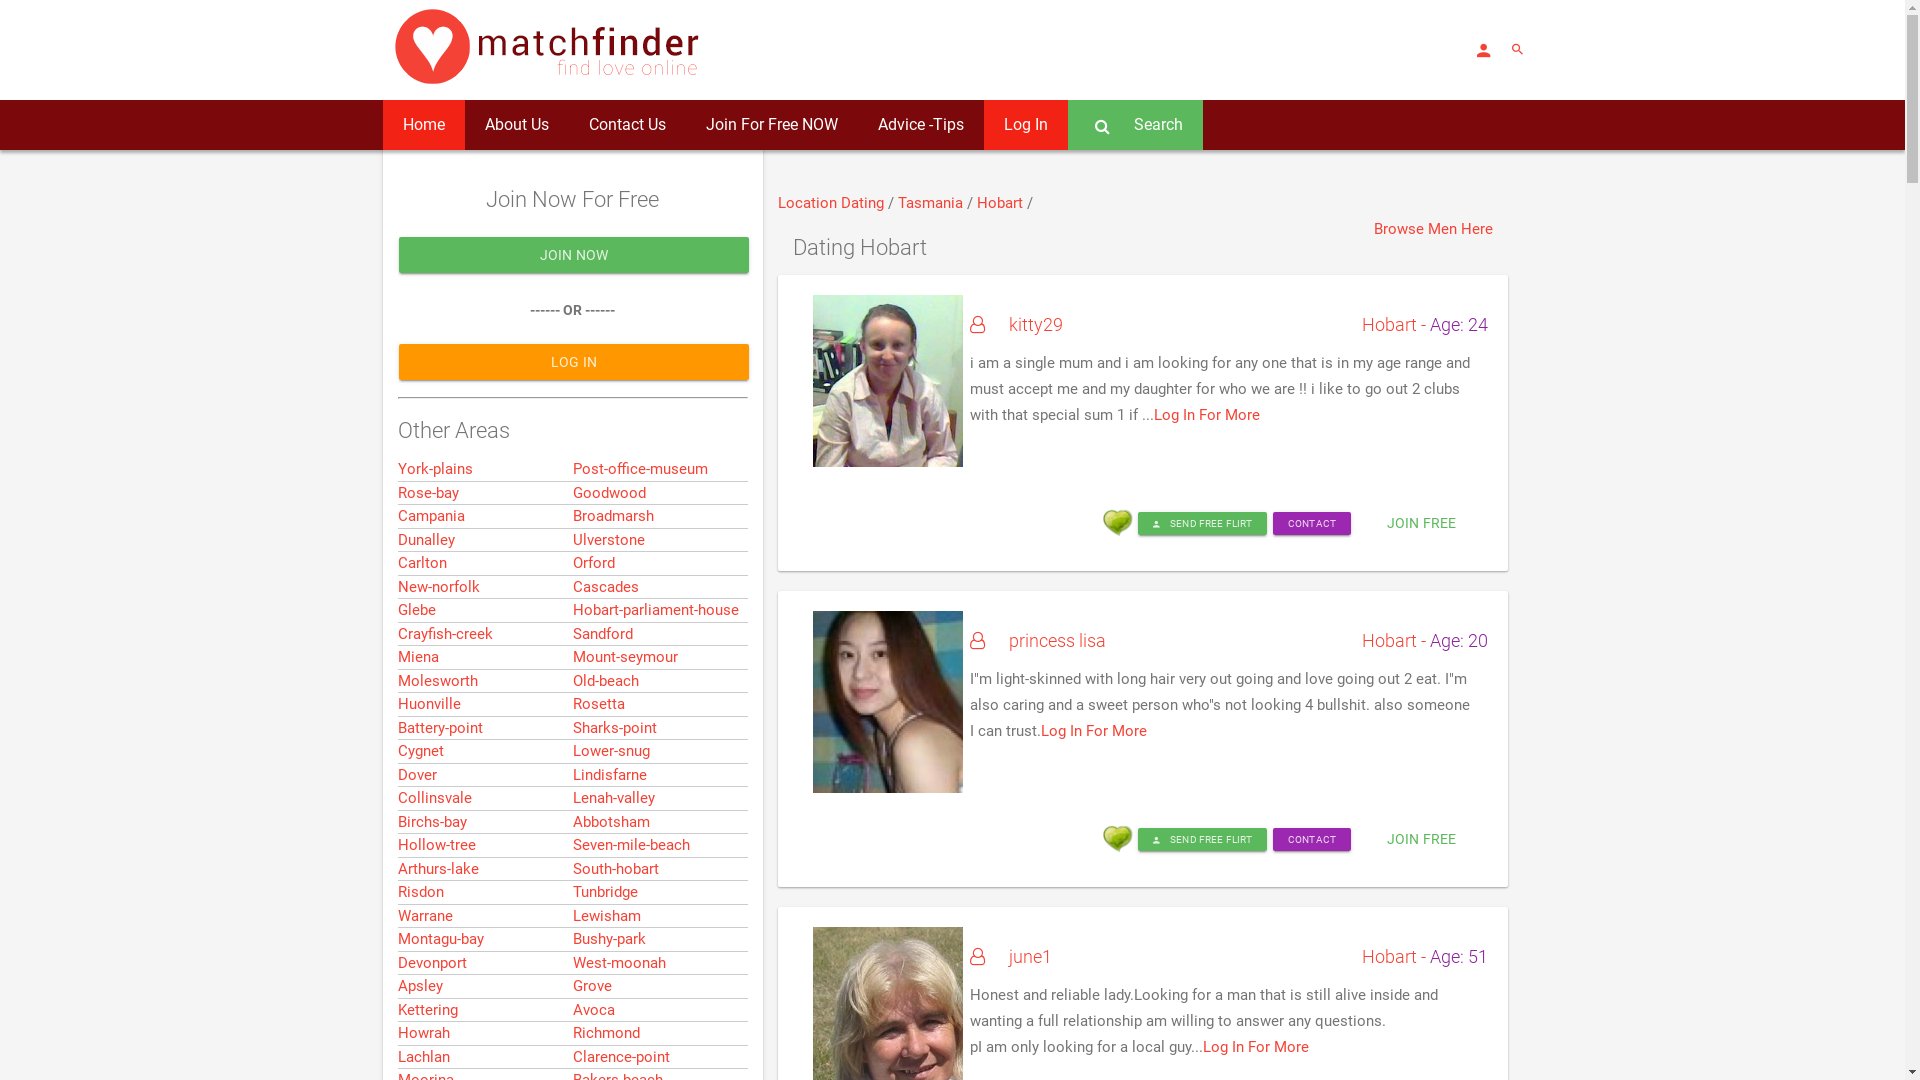 This screenshot has height=1080, width=1920. I want to click on 'Sharks-point', so click(613, 728).